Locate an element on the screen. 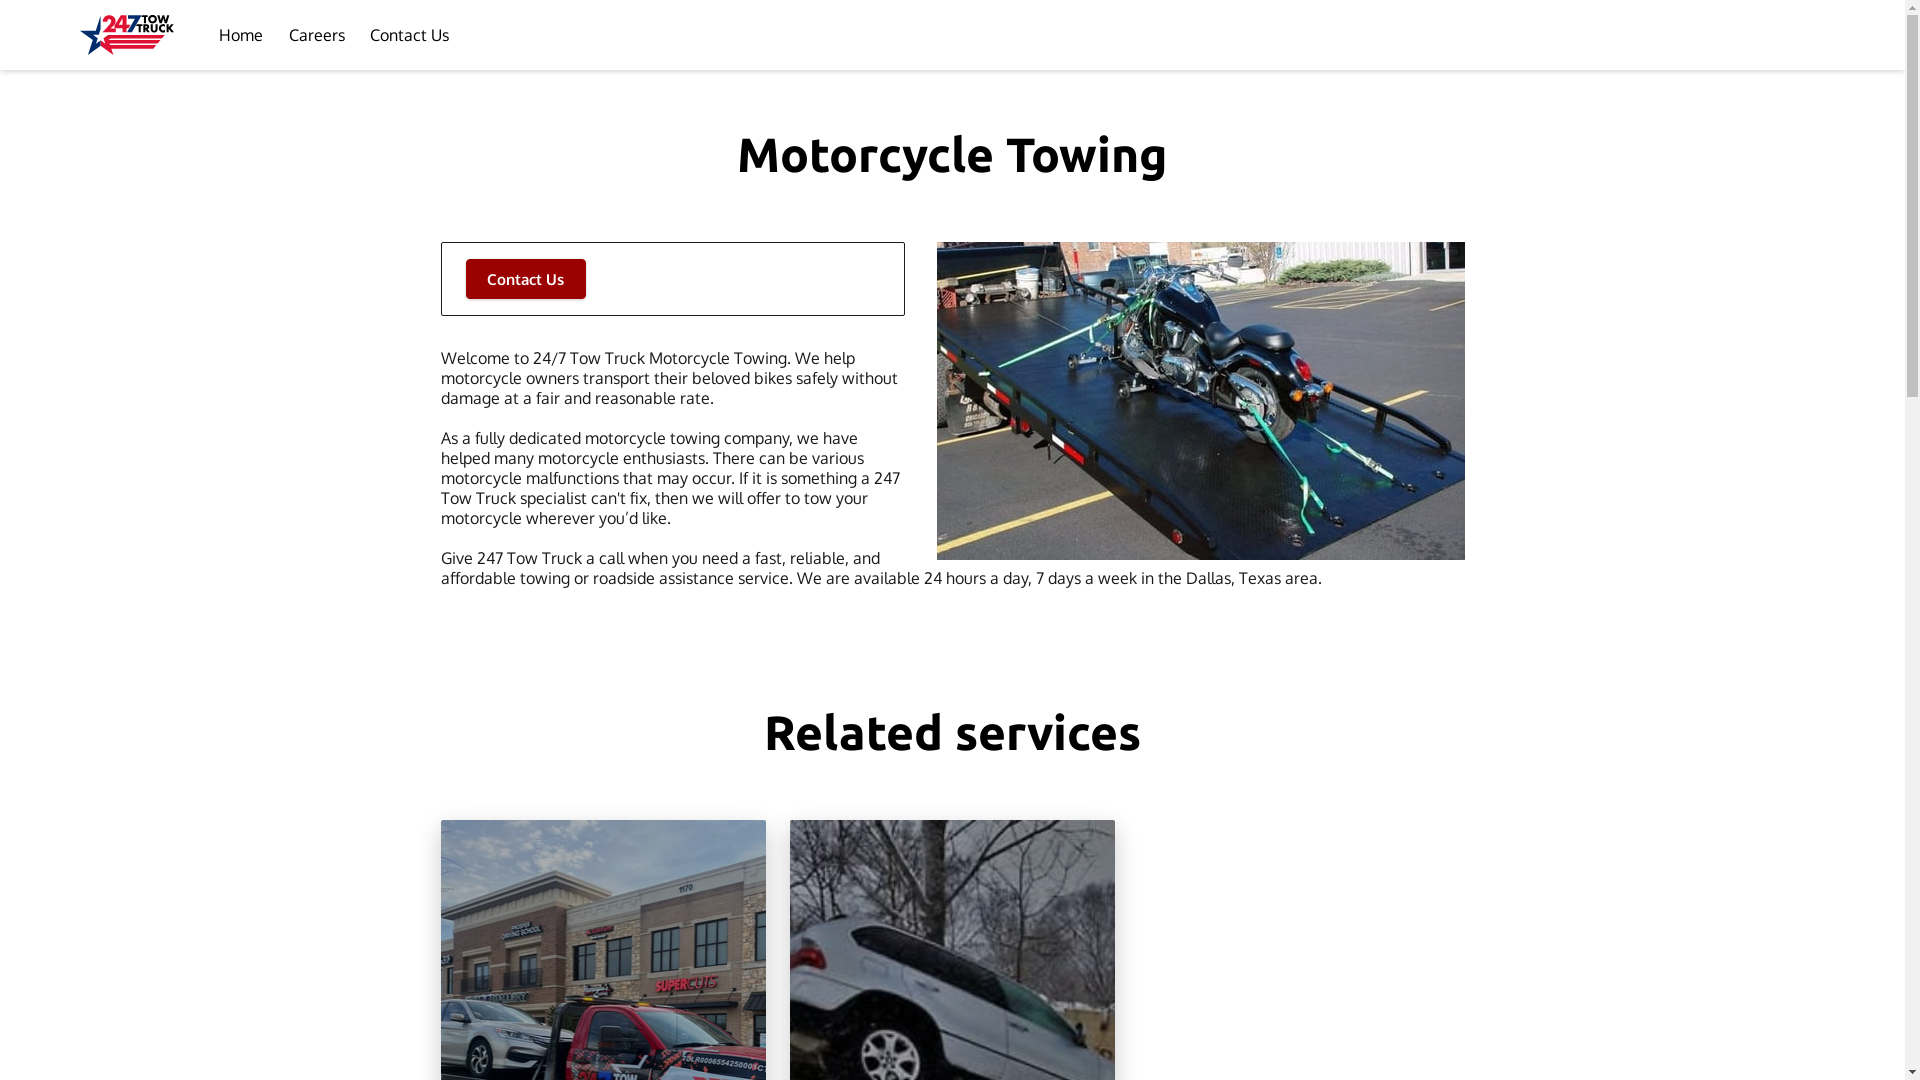 The image size is (1920, 1080). 'Careers' is located at coordinates (315, 34).